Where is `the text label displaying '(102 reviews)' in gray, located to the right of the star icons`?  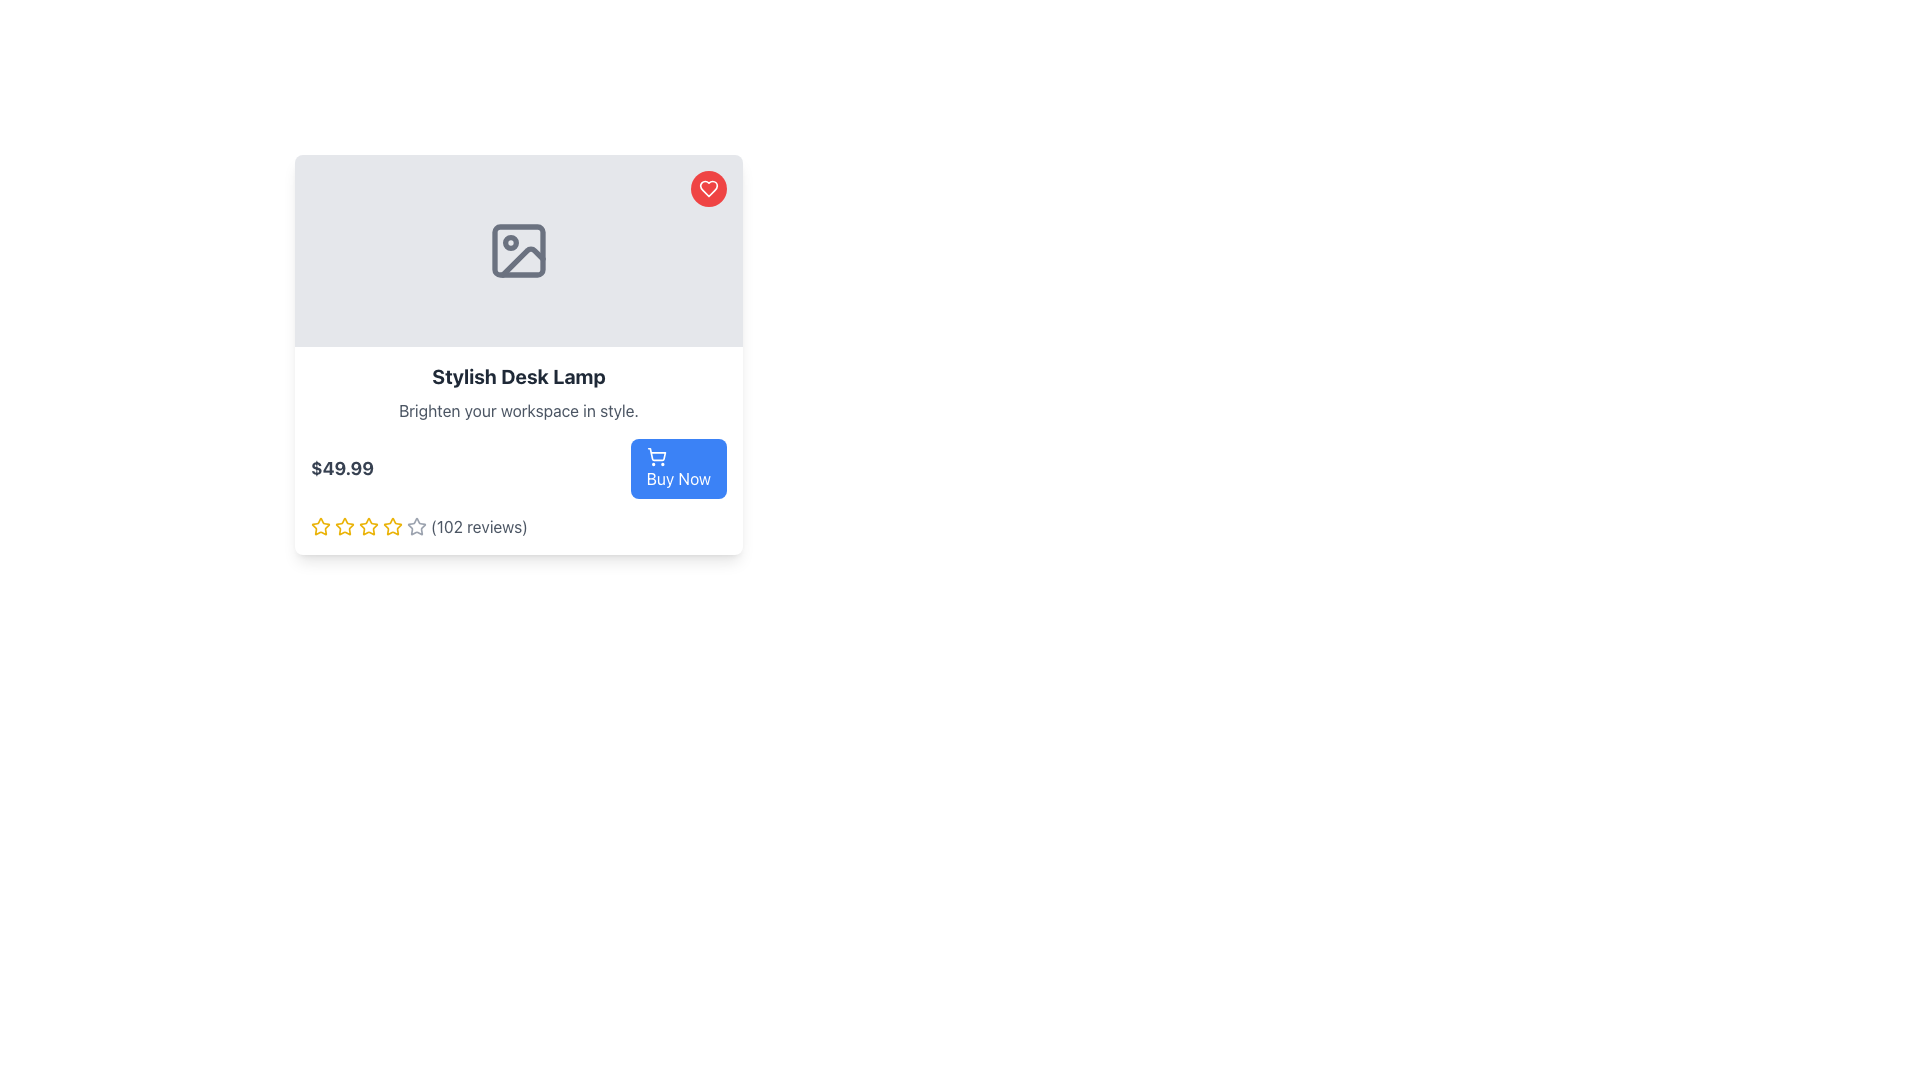 the text label displaying '(102 reviews)' in gray, located to the right of the star icons is located at coordinates (478, 526).